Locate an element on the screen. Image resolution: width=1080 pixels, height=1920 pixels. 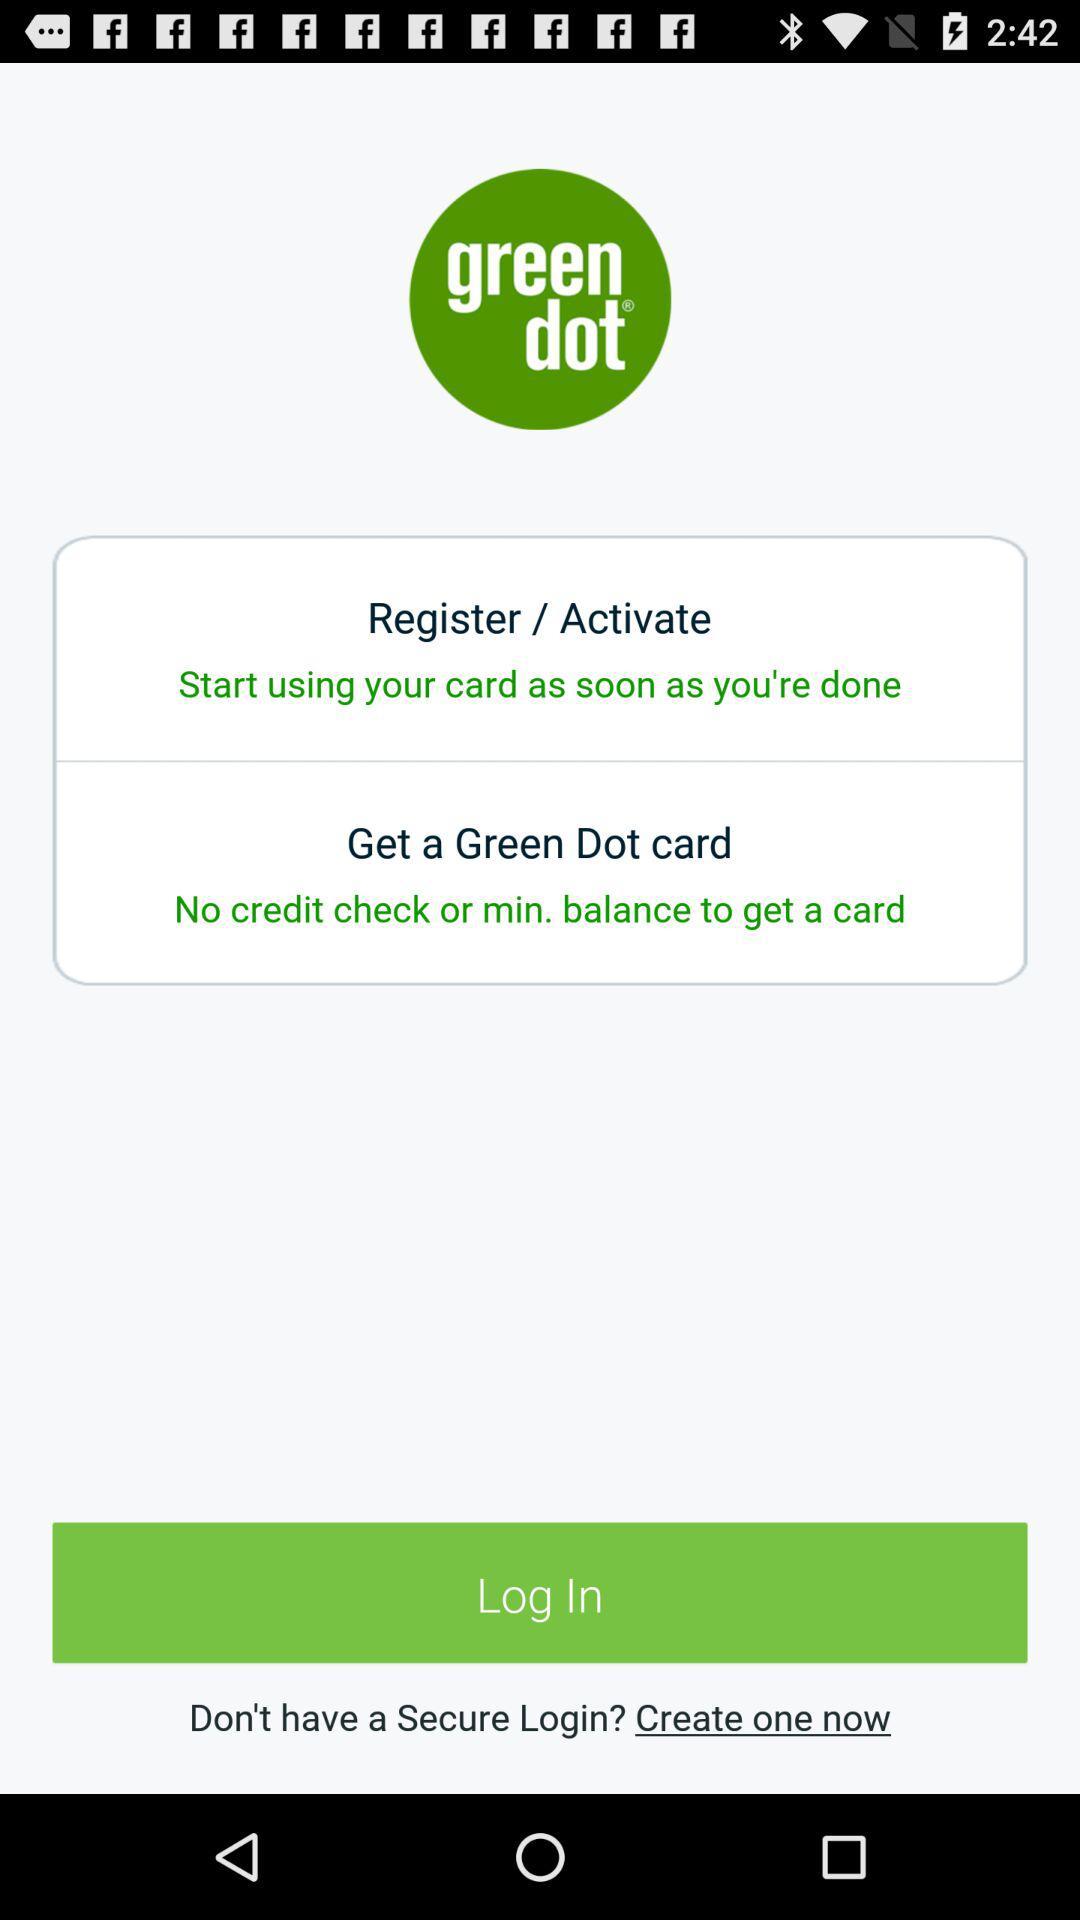
the icon at the bottom right corner is located at coordinates (763, 1715).